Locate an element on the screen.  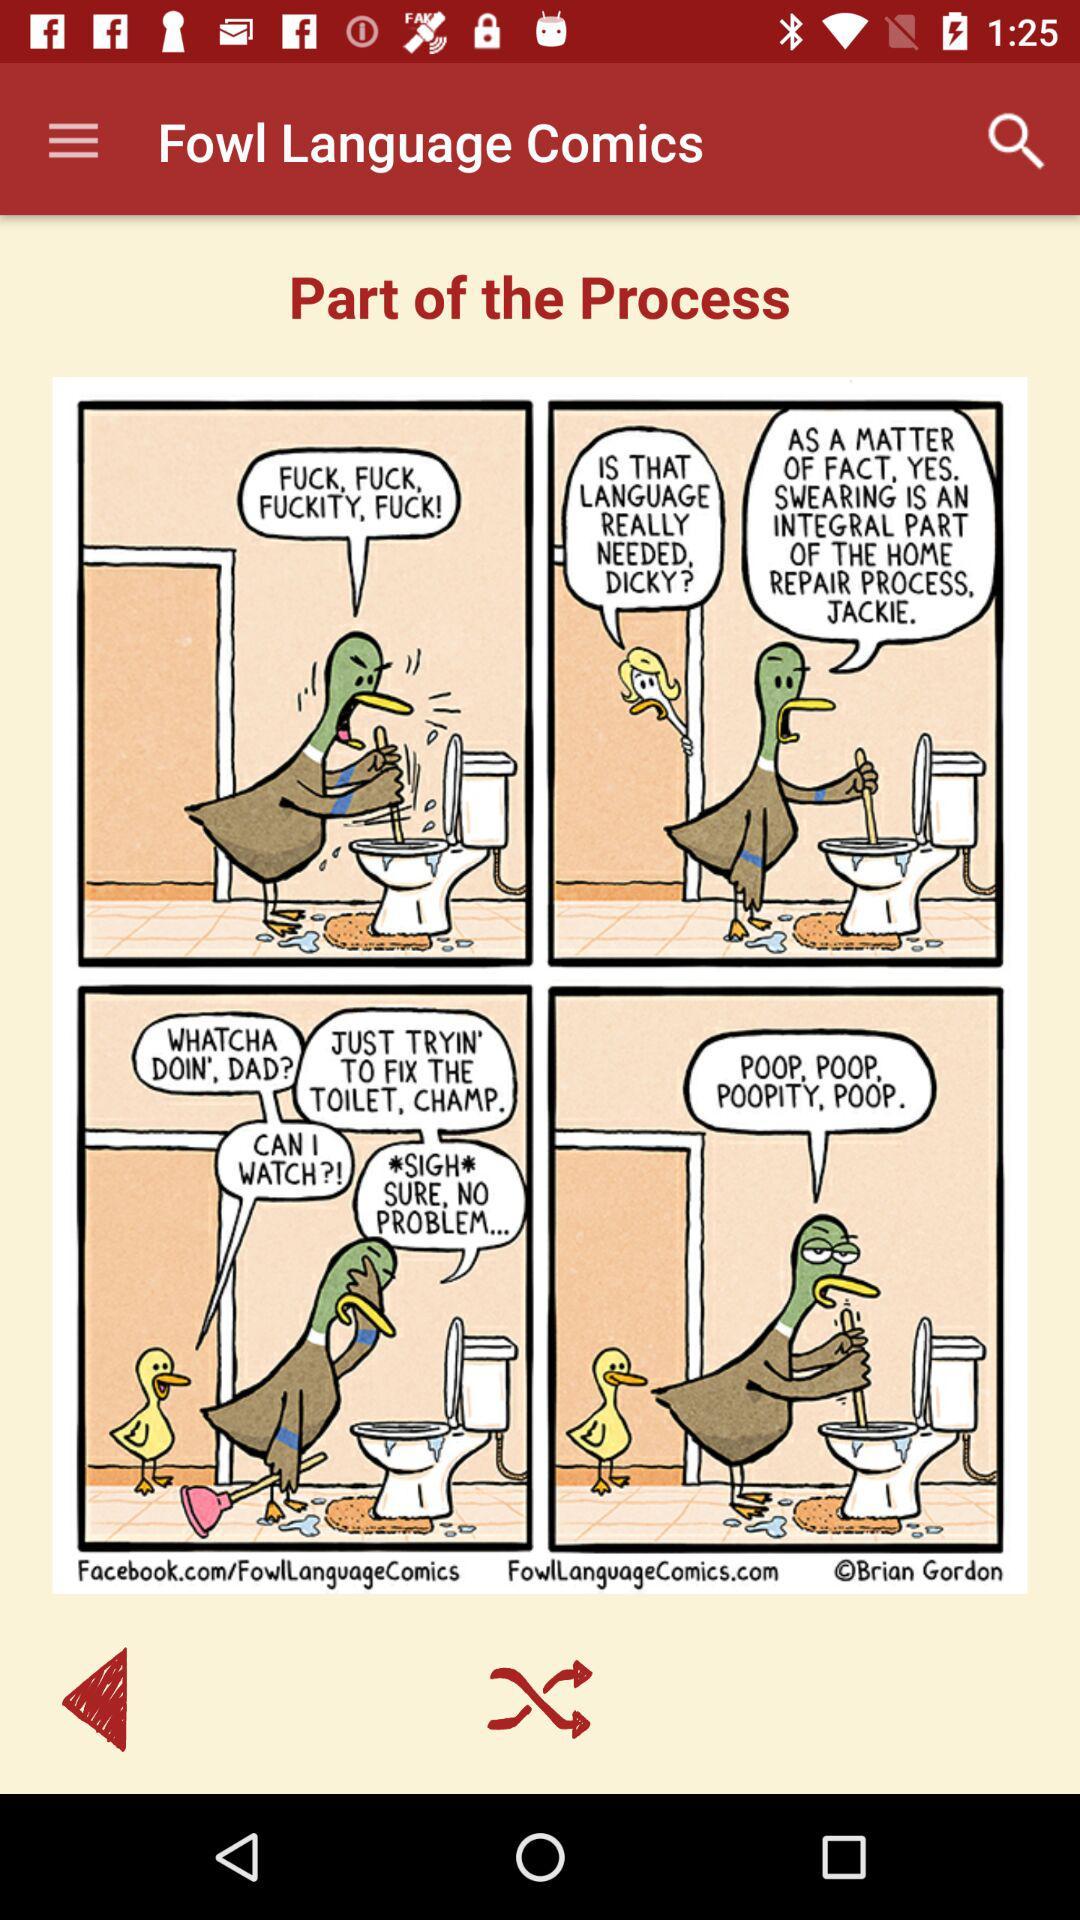
the item next to the fowl language comics item is located at coordinates (72, 140).